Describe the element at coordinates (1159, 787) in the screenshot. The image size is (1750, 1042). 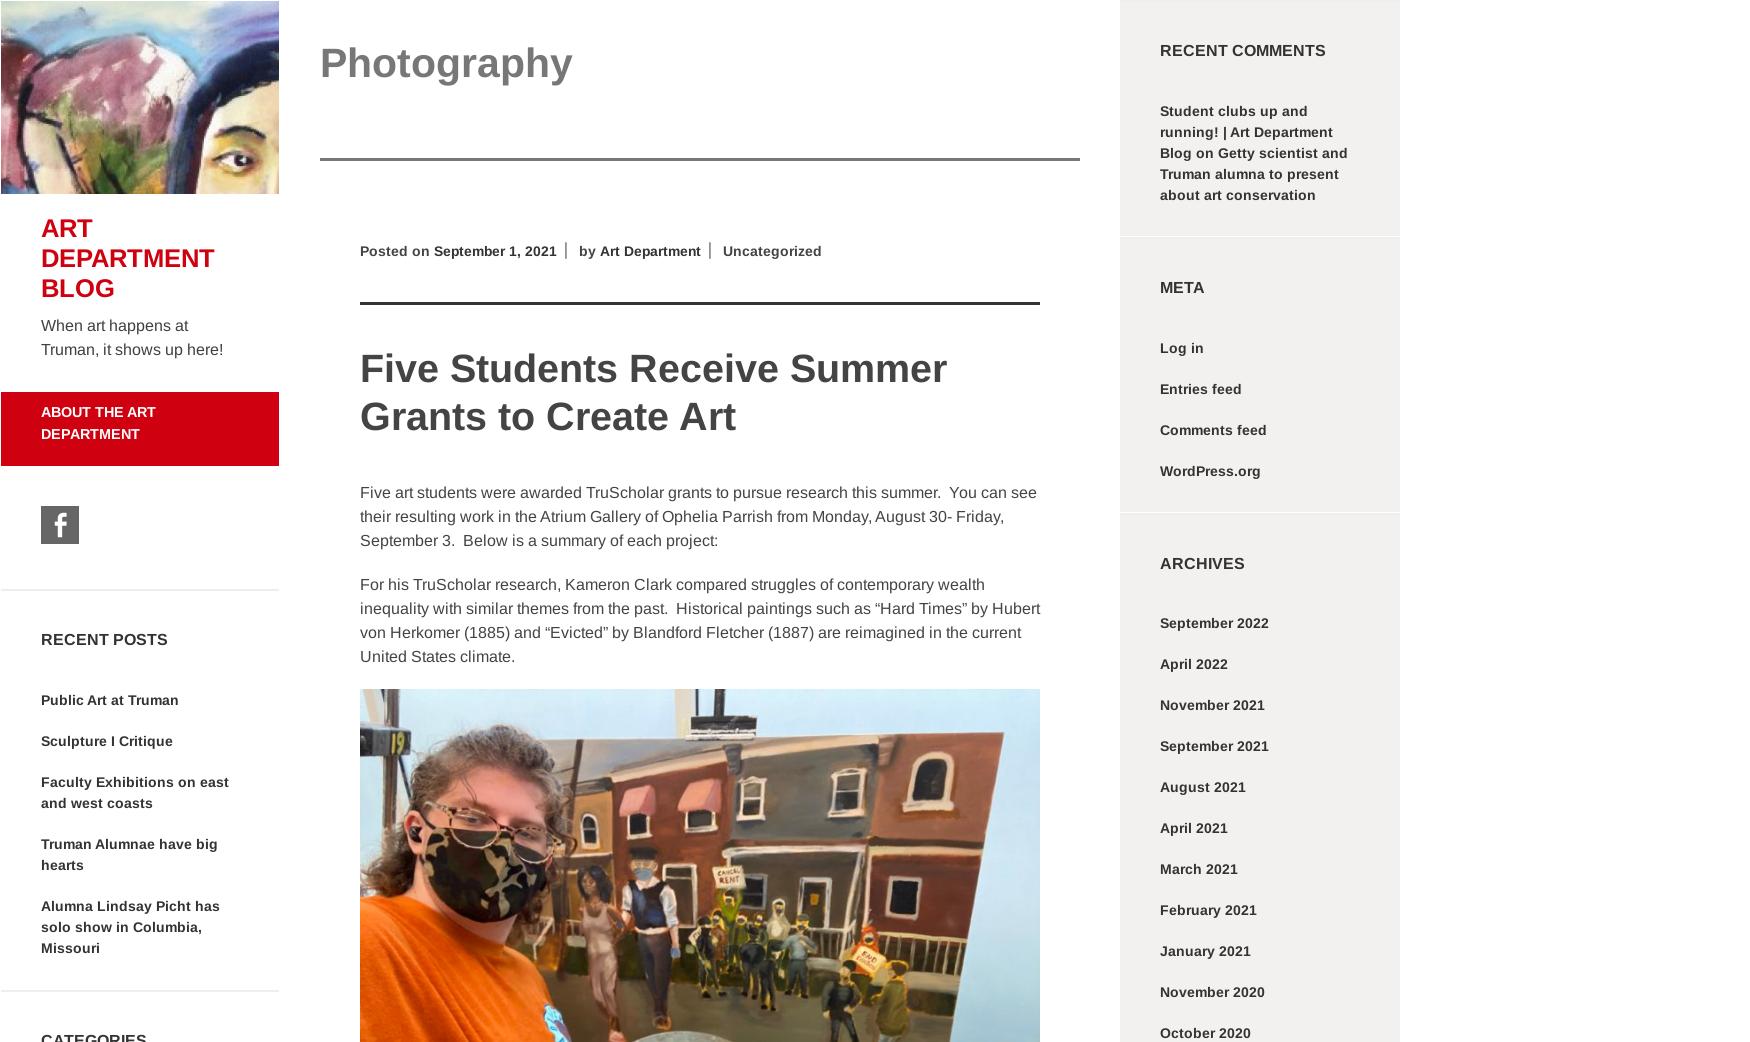
I see `'August 2021'` at that location.